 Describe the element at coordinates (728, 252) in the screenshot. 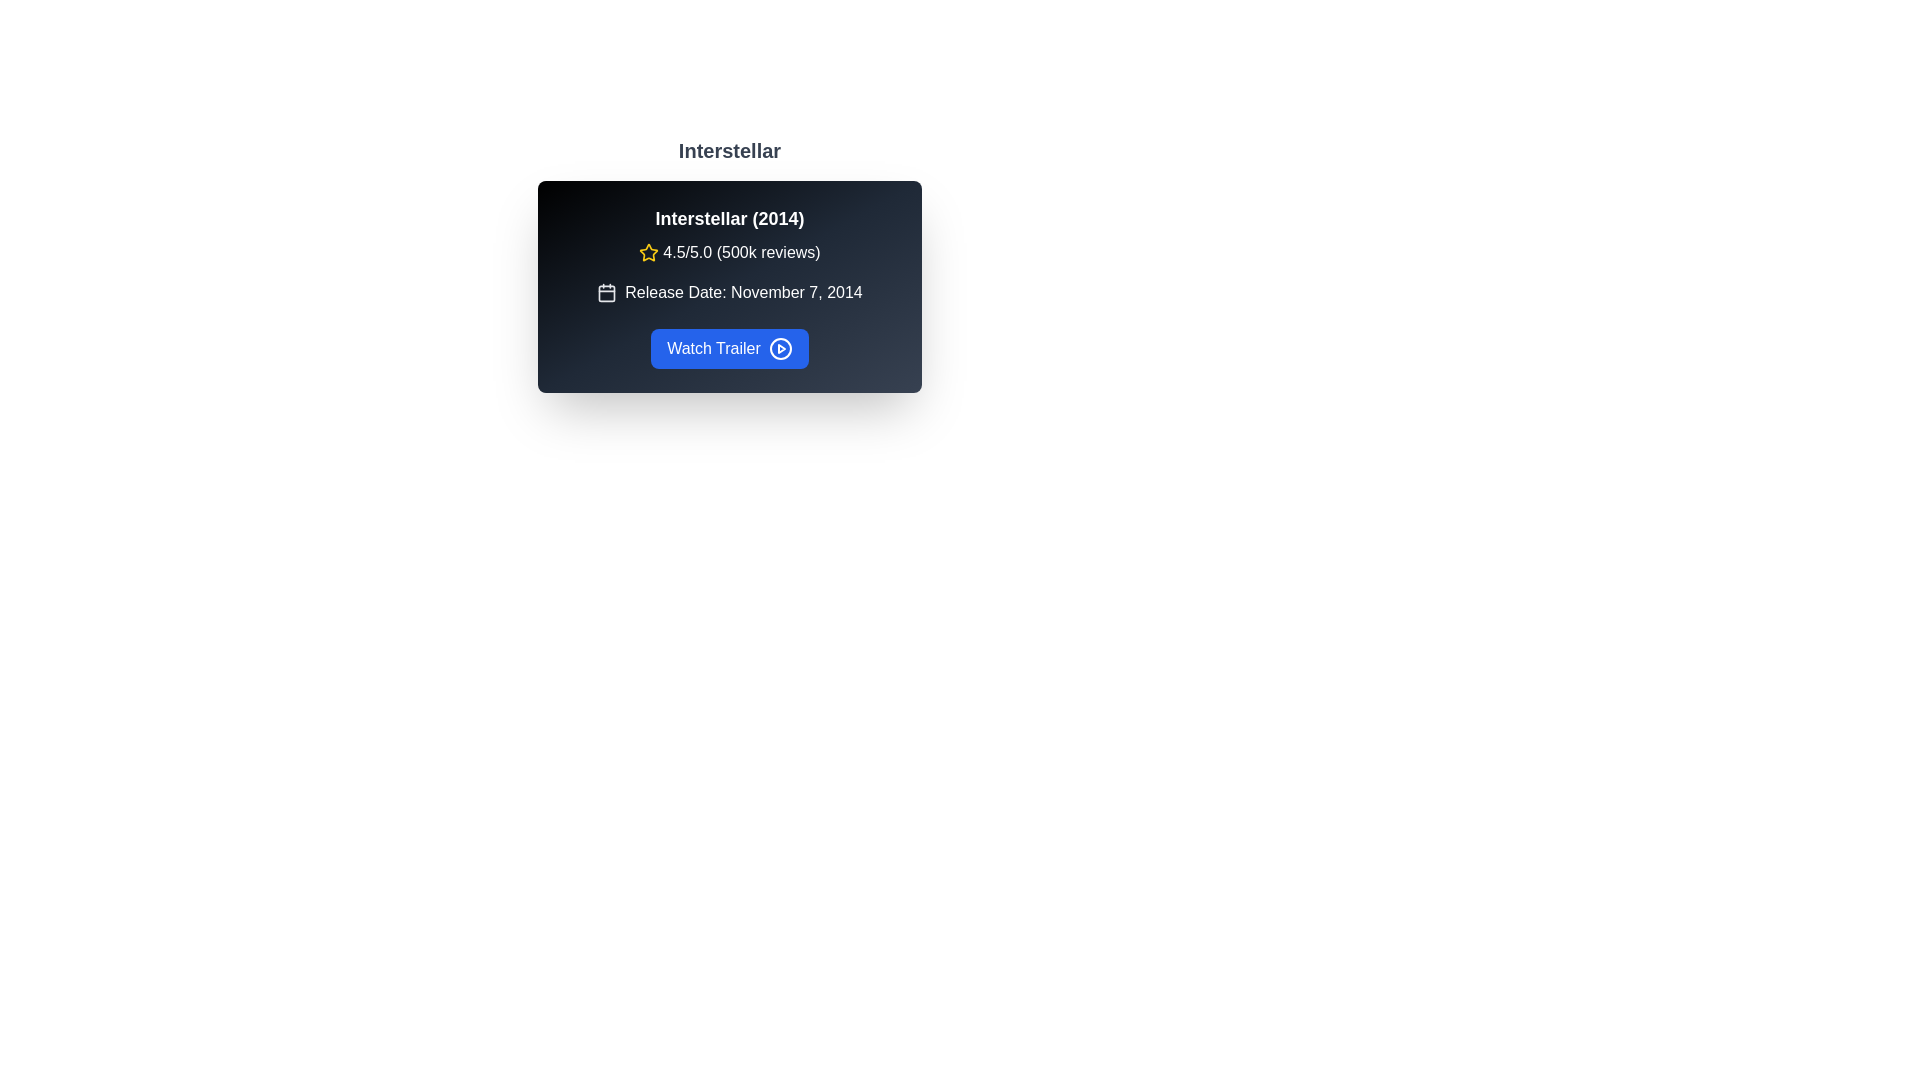

I see `the rating information displayed with a yellow star icon and the text '4.5/5.0' located below the title 'Interstellar (2014)'` at that location.